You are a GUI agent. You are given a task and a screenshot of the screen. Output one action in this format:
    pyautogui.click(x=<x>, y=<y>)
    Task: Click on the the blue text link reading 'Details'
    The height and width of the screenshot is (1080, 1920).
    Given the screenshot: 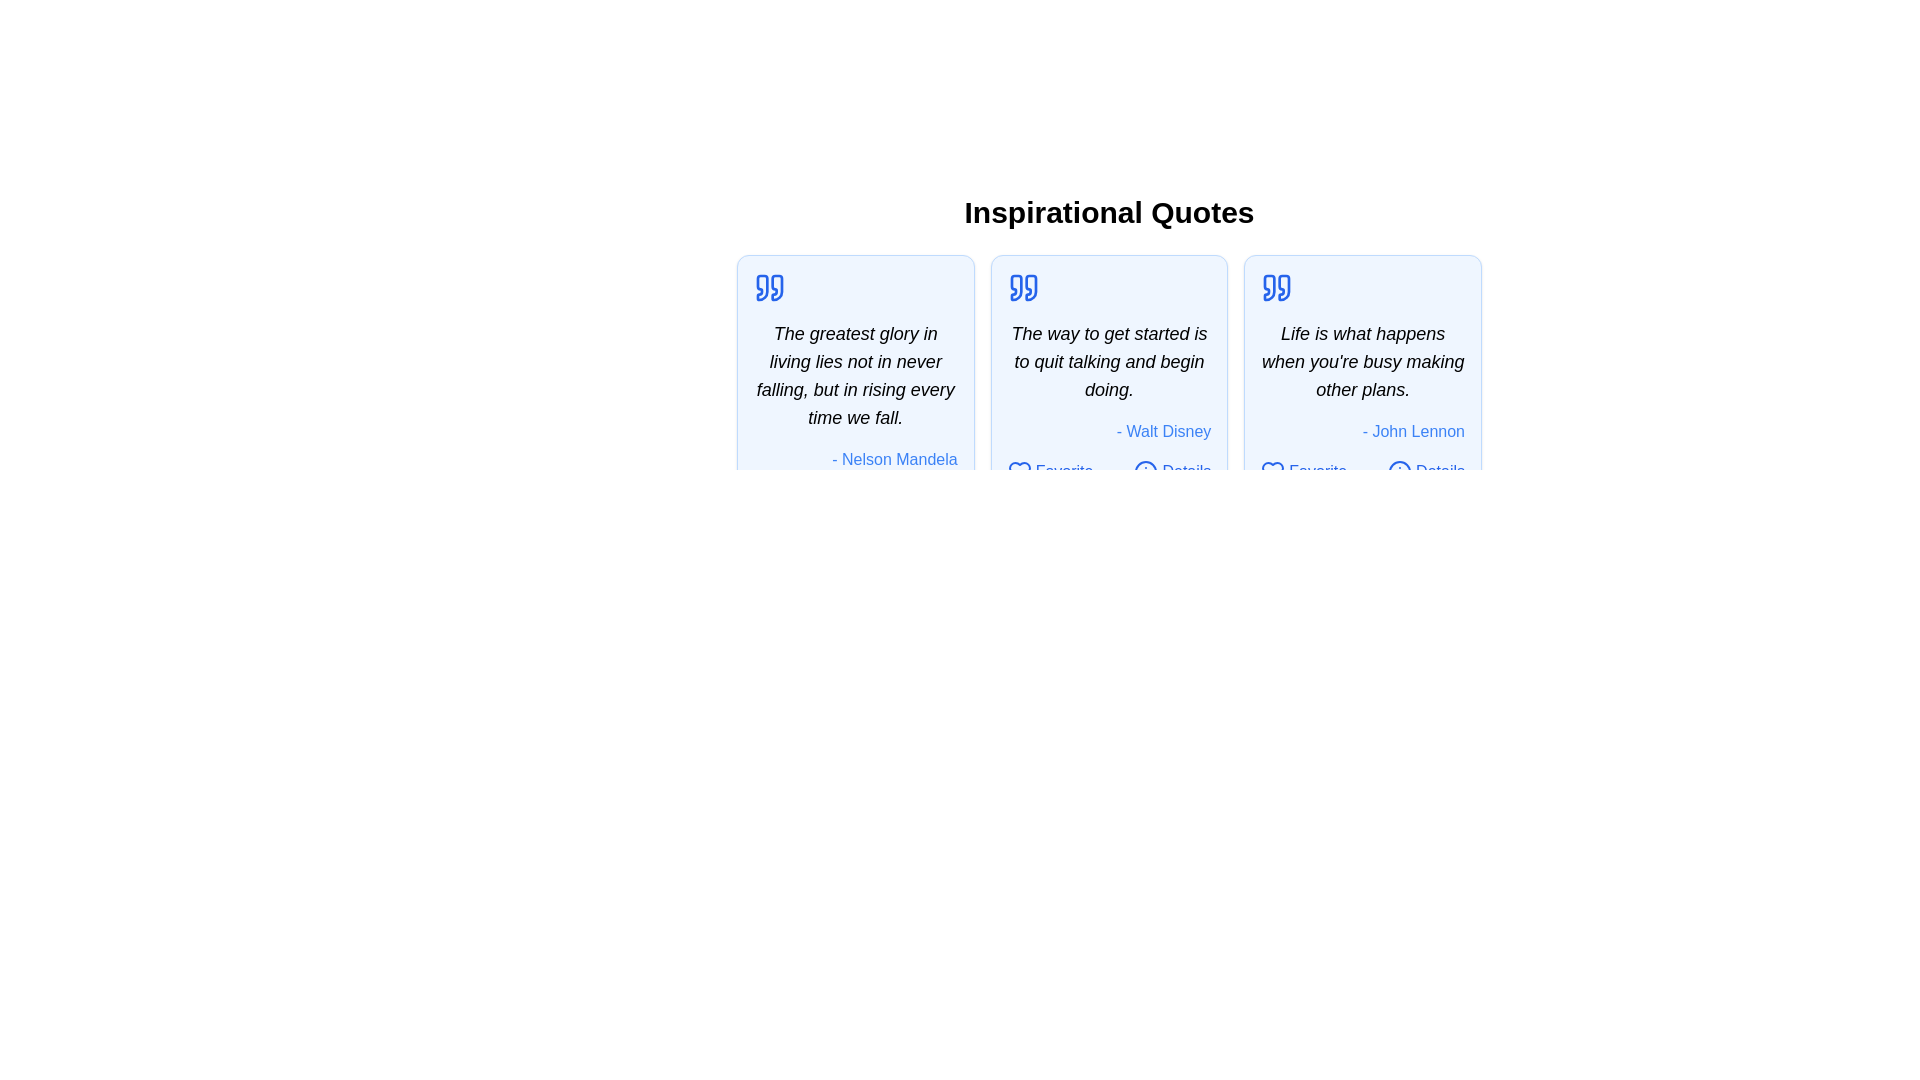 What is the action you would take?
    pyautogui.click(x=1440, y=471)
    